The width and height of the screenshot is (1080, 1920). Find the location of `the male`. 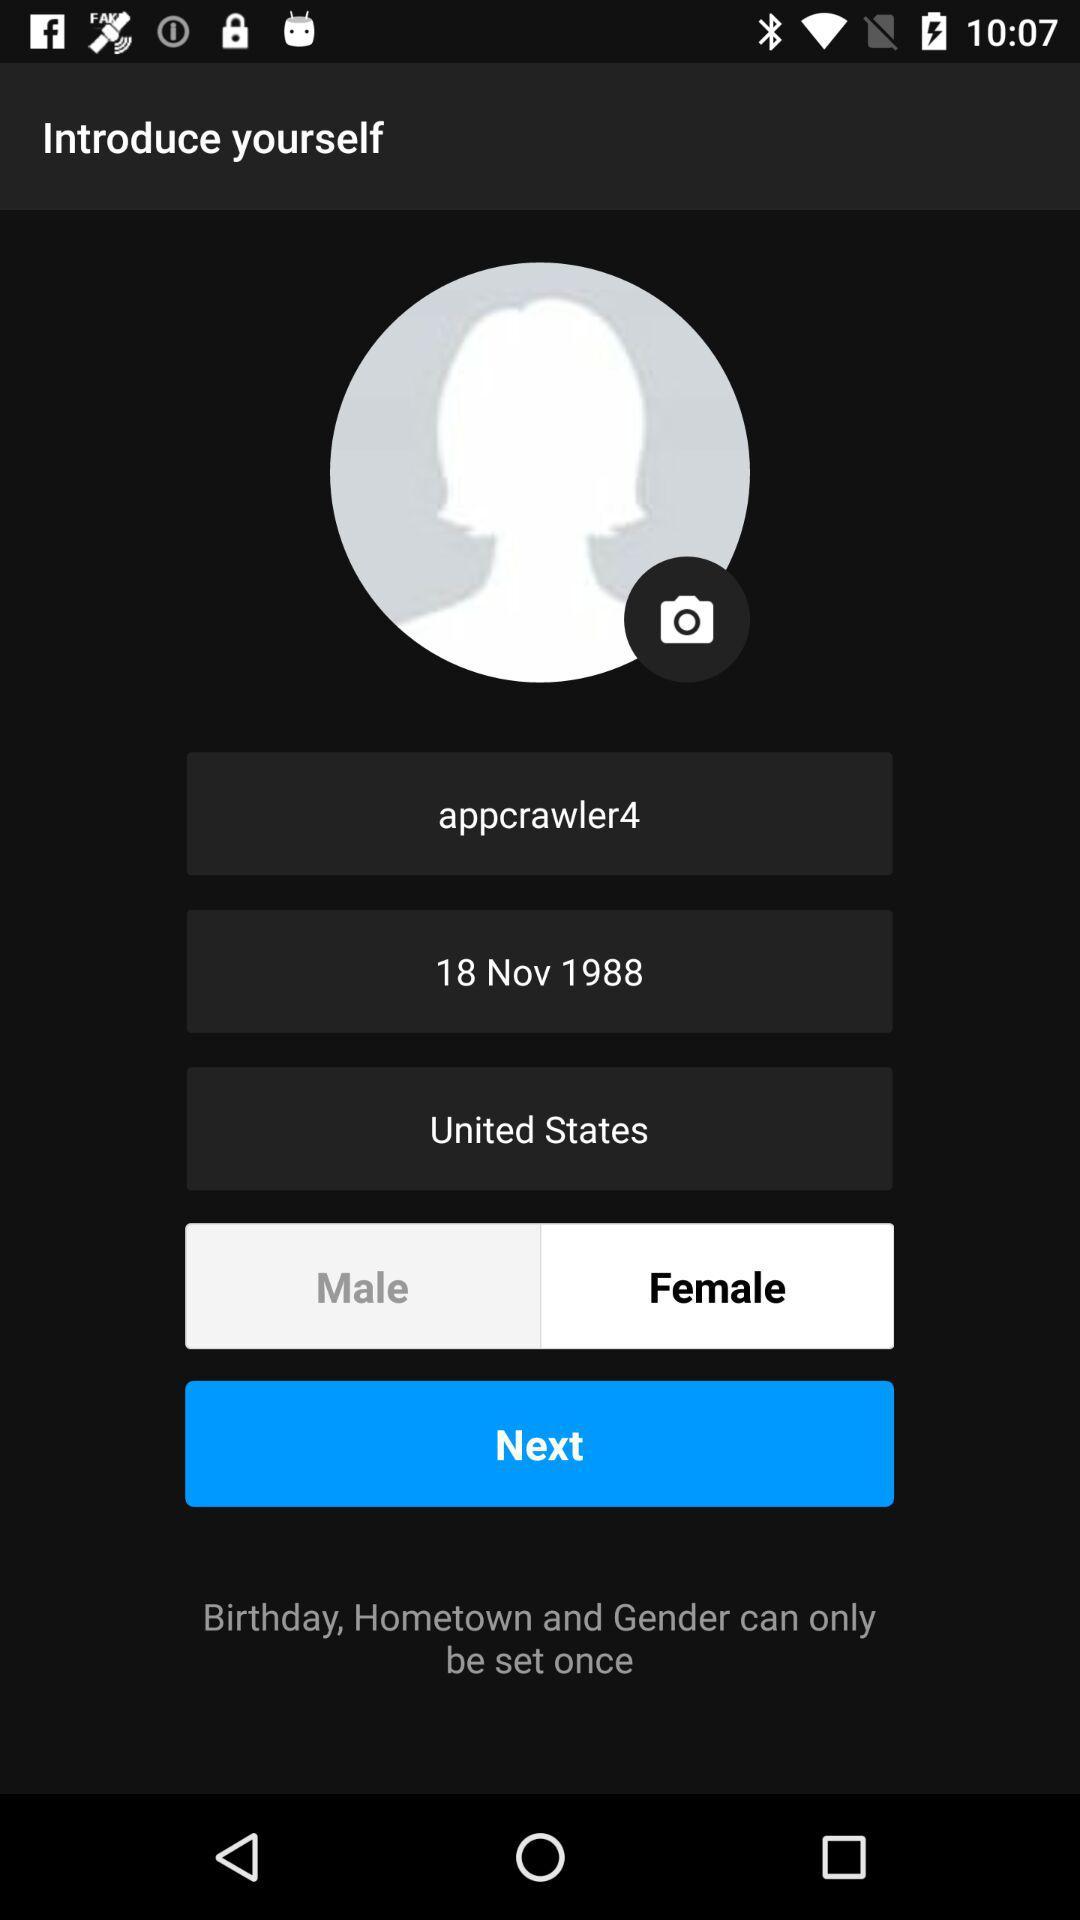

the male is located at coordinates (362, 1286).